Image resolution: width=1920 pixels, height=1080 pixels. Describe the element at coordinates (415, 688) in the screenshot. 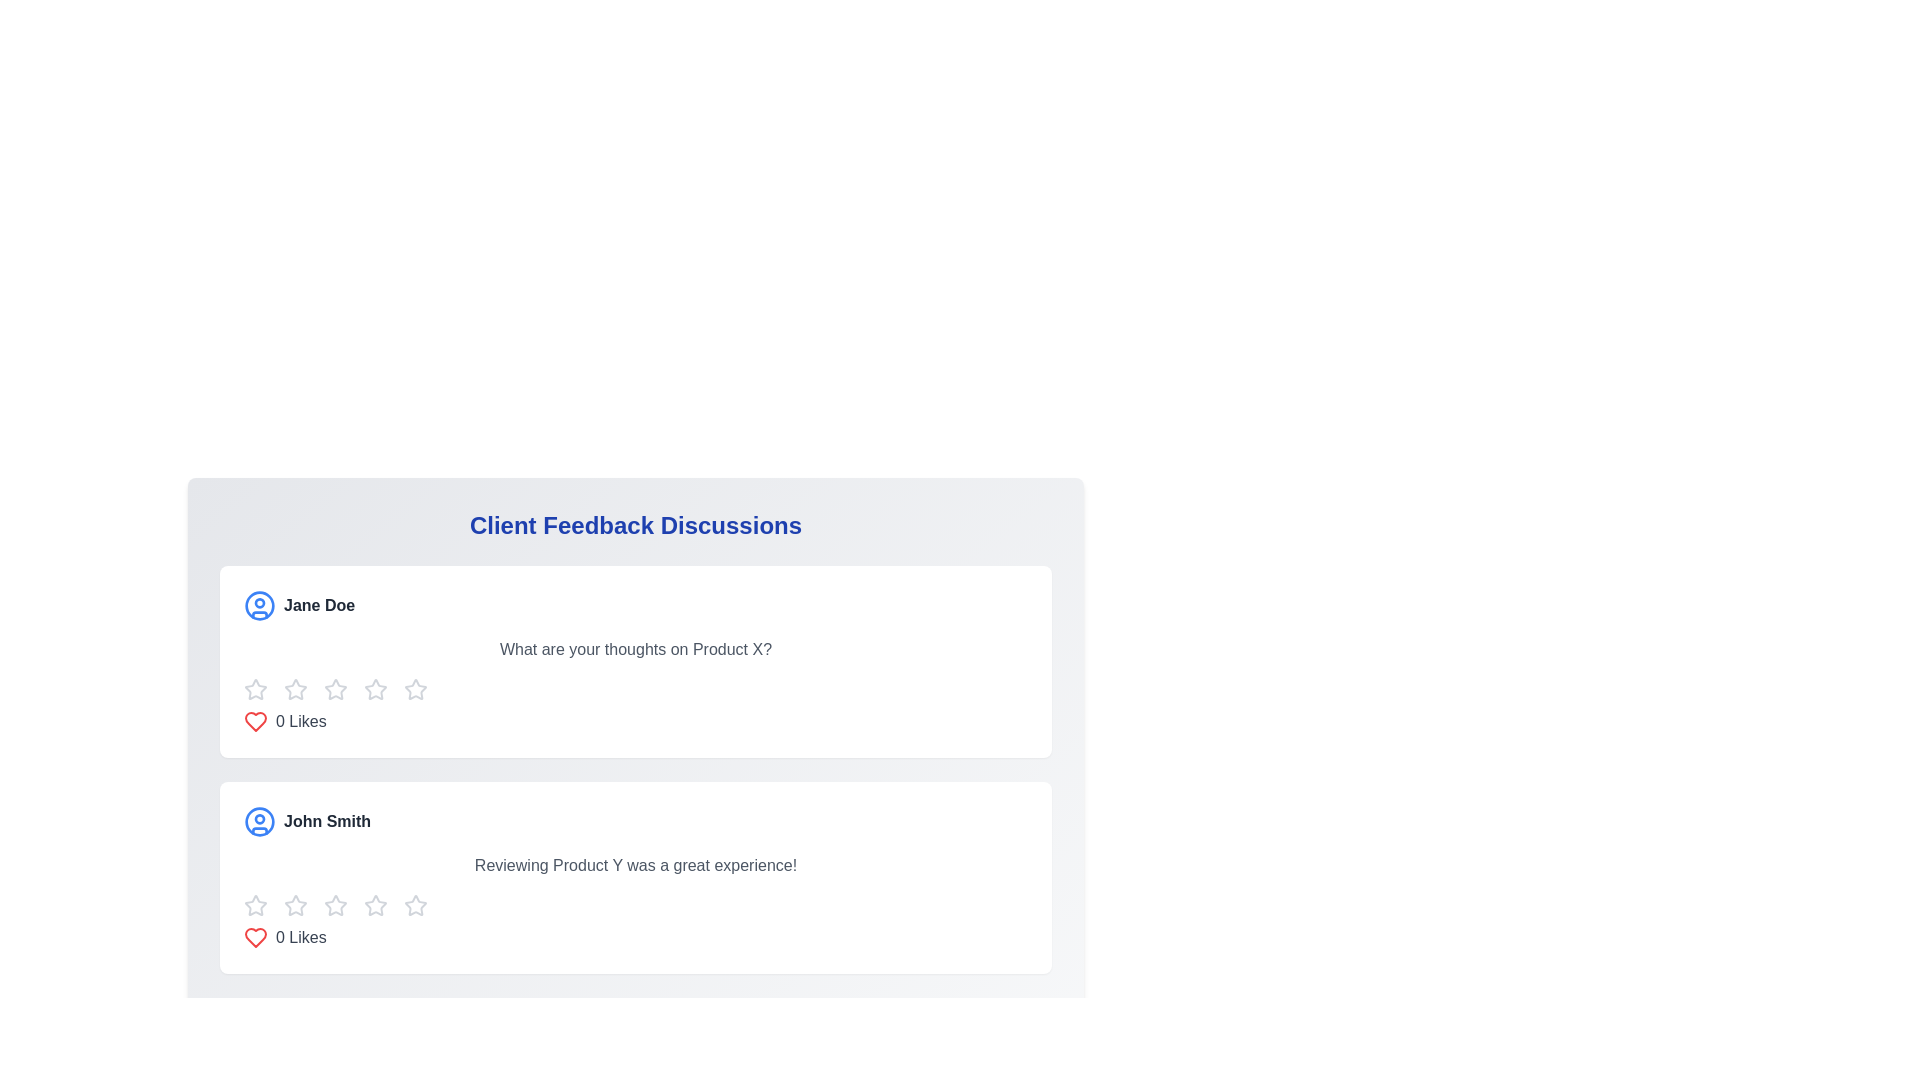

I see `the fourth star icon in the rating section below 'Jane Doe's message` at that location.